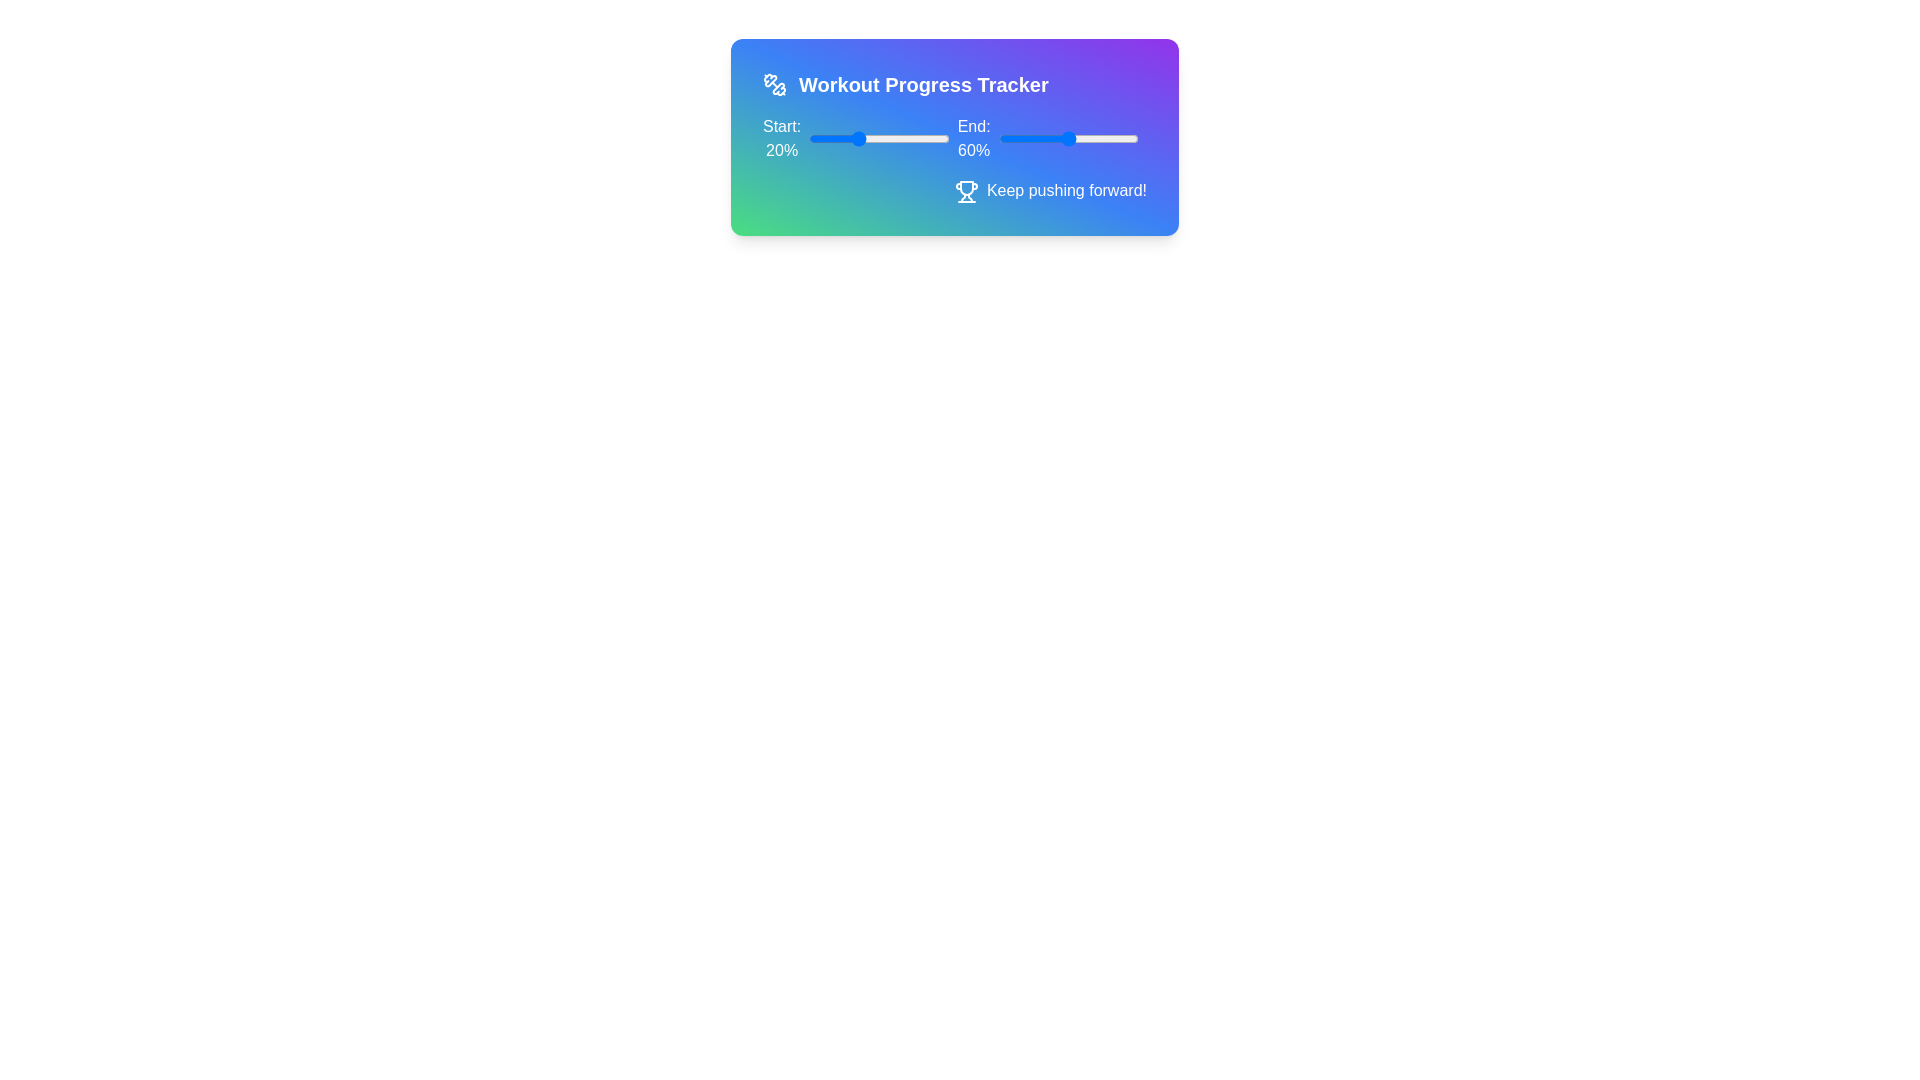 Image resolution: width=1920 pixels, height=1080 pixels. Describe the element at coordinates (954, 137) in the screenshot. I see `the left slider handle of the range slider group, which is visually represented by a blue slider control with the label 'Start: 20%'` at that location.